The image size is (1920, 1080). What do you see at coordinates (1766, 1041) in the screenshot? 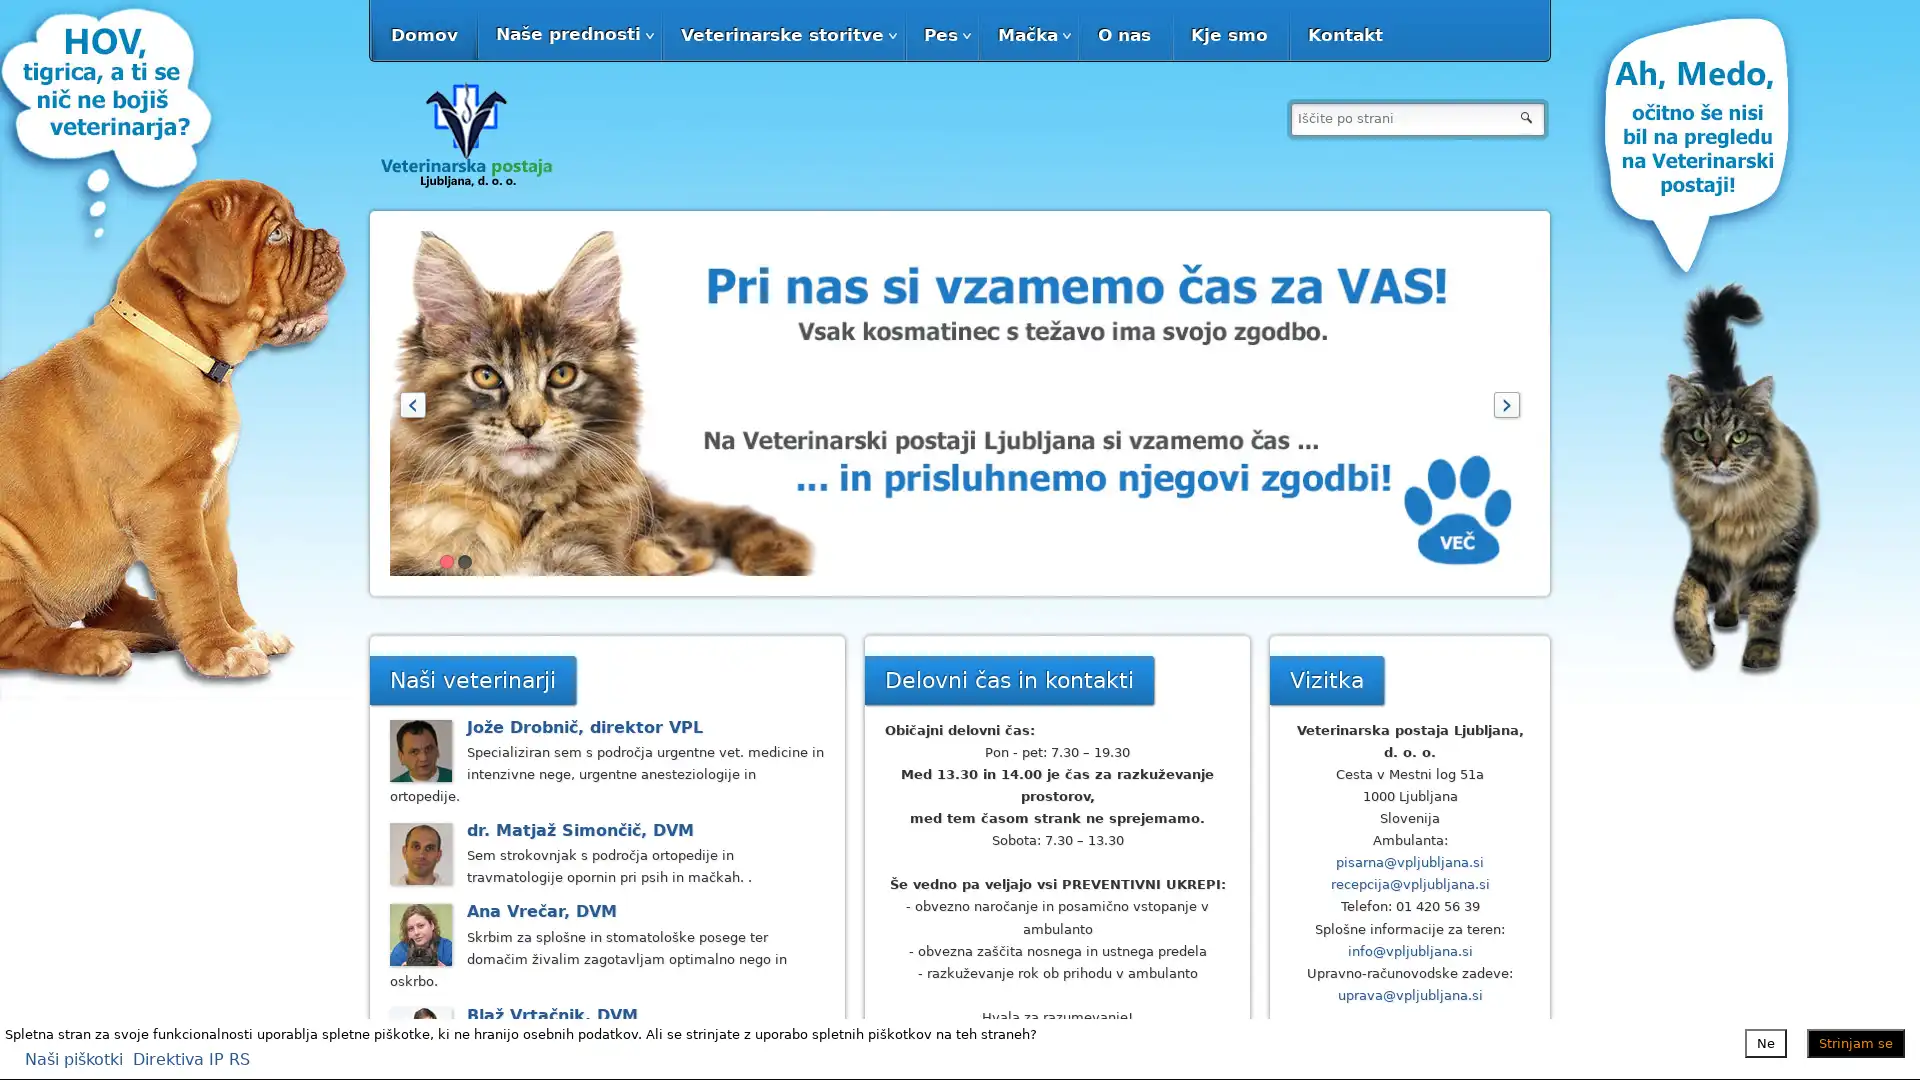
I see `Ne` at bounding box center [1766, 1041].